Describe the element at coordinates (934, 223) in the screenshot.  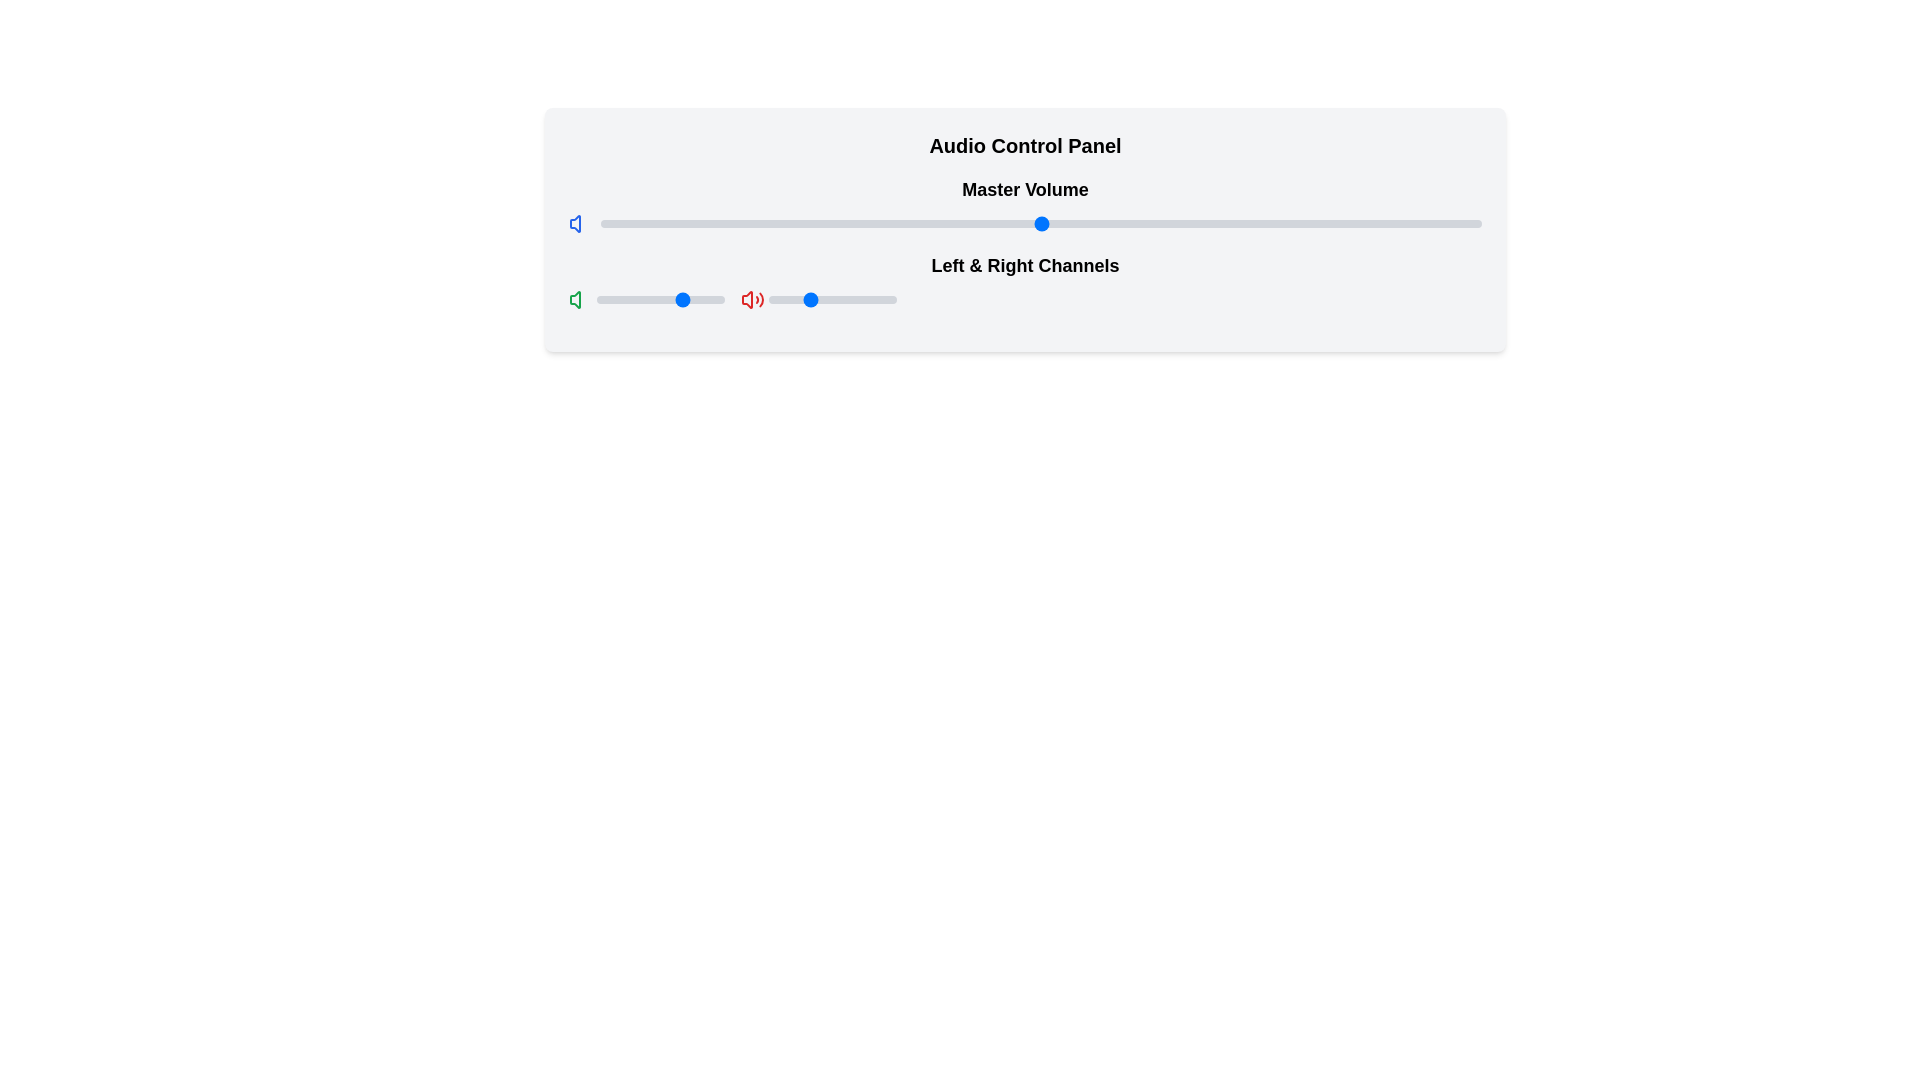
I see `the master volume level` at that location.